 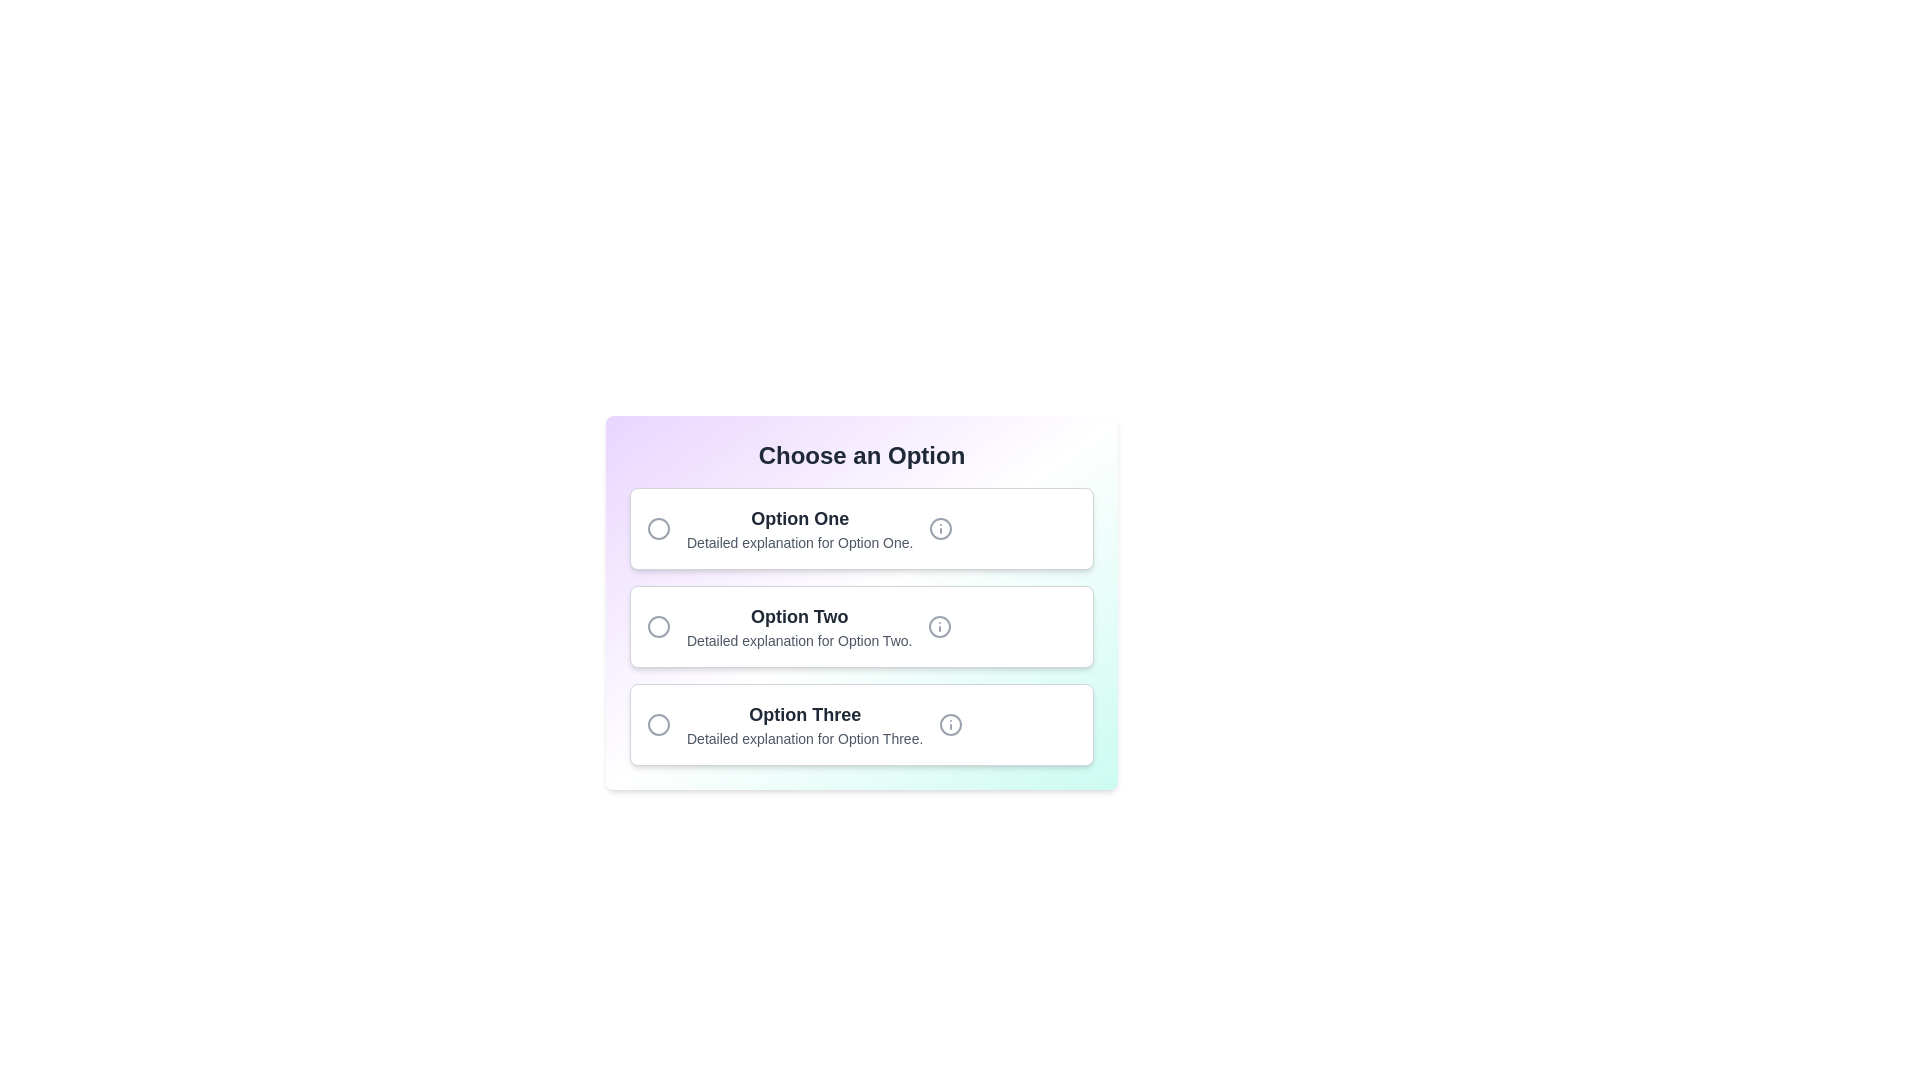 I want to click on the text label reading 'Detailed explanation for Option One.' which is styled in small gray font and located directly beneath the title 'Option One.', so click(x=800, y=543).